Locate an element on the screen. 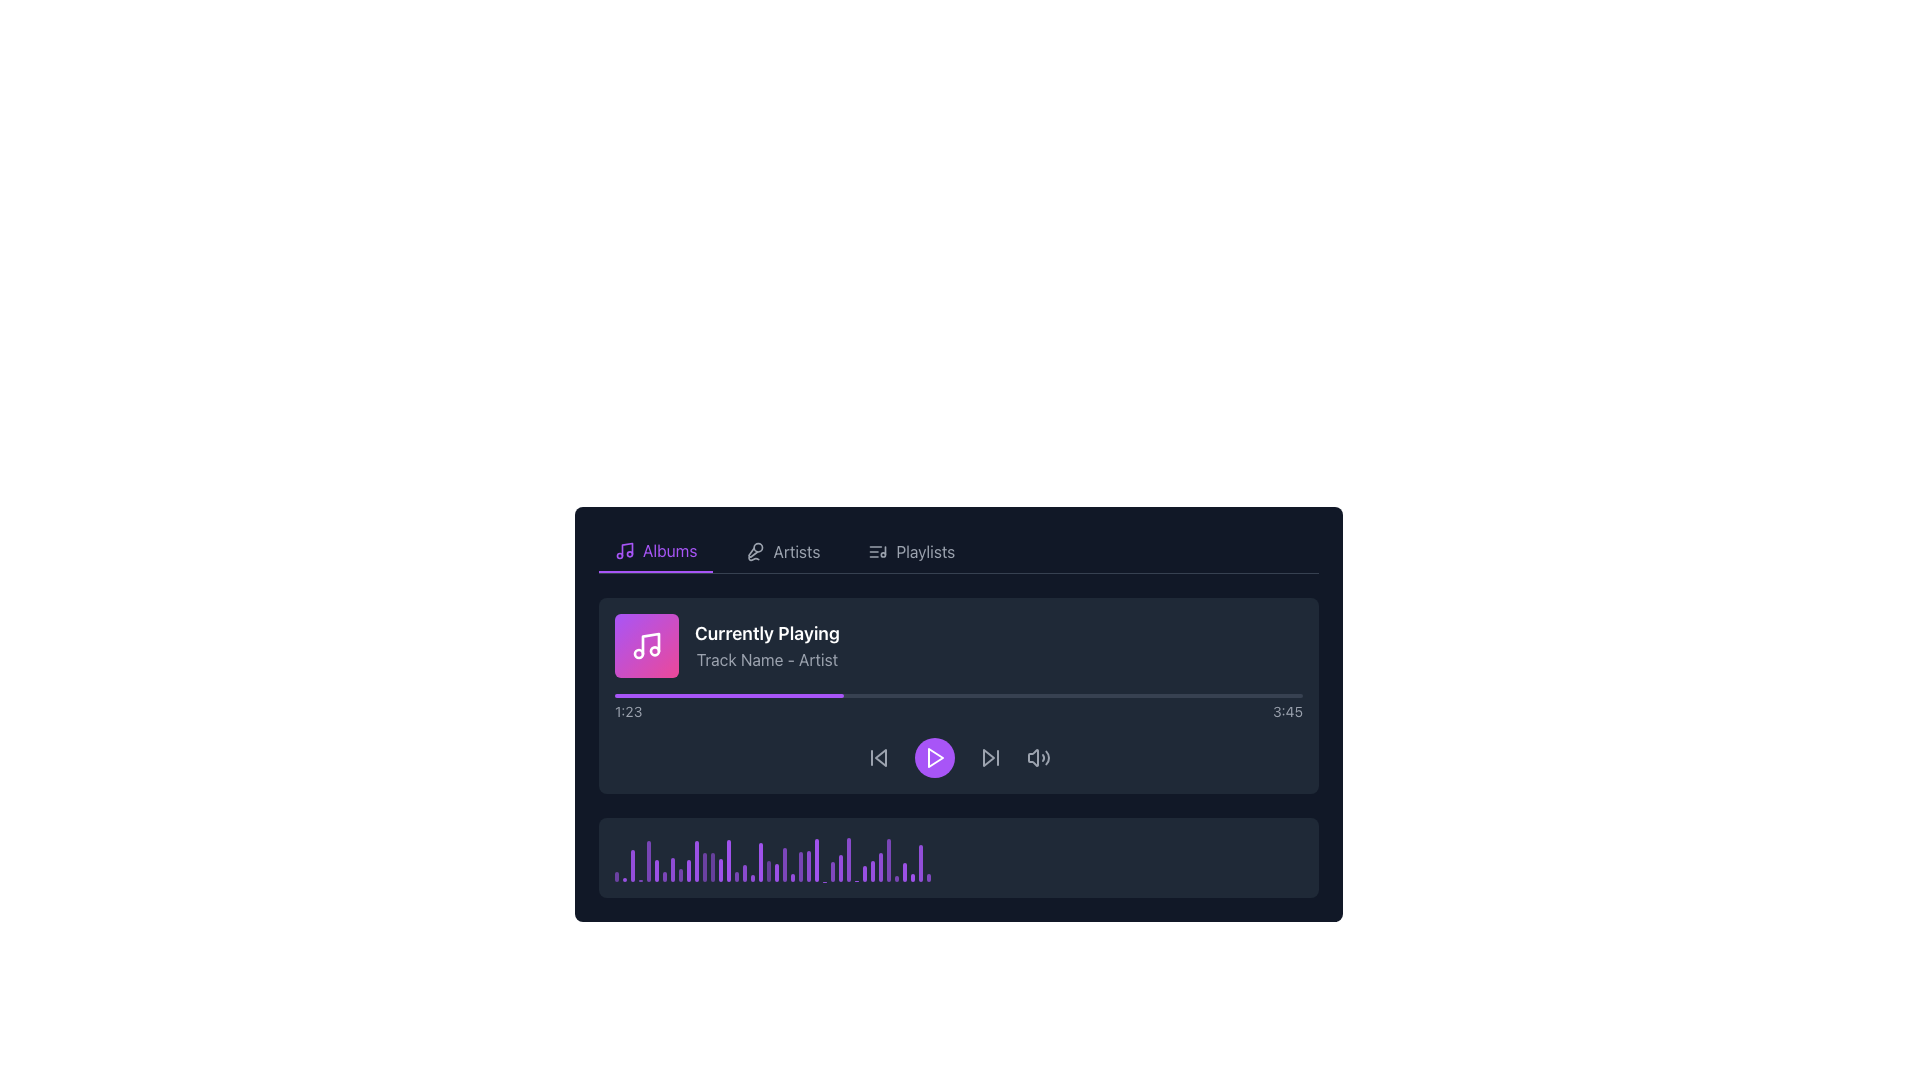 This screenshot has width=1920, height=1080. the 20th vertical bar in the graphical representation of audio data located at the bottom of the interface is located at coordinates (760, 860).